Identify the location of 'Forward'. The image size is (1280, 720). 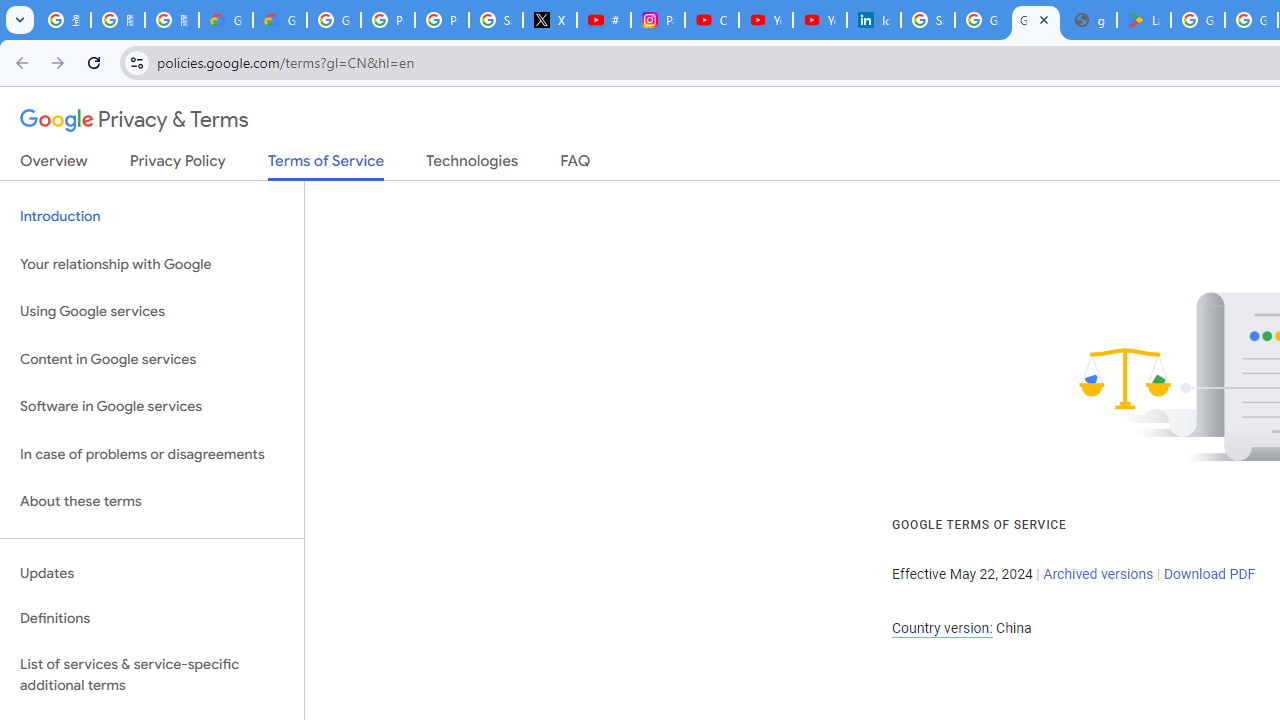
(58, 61).